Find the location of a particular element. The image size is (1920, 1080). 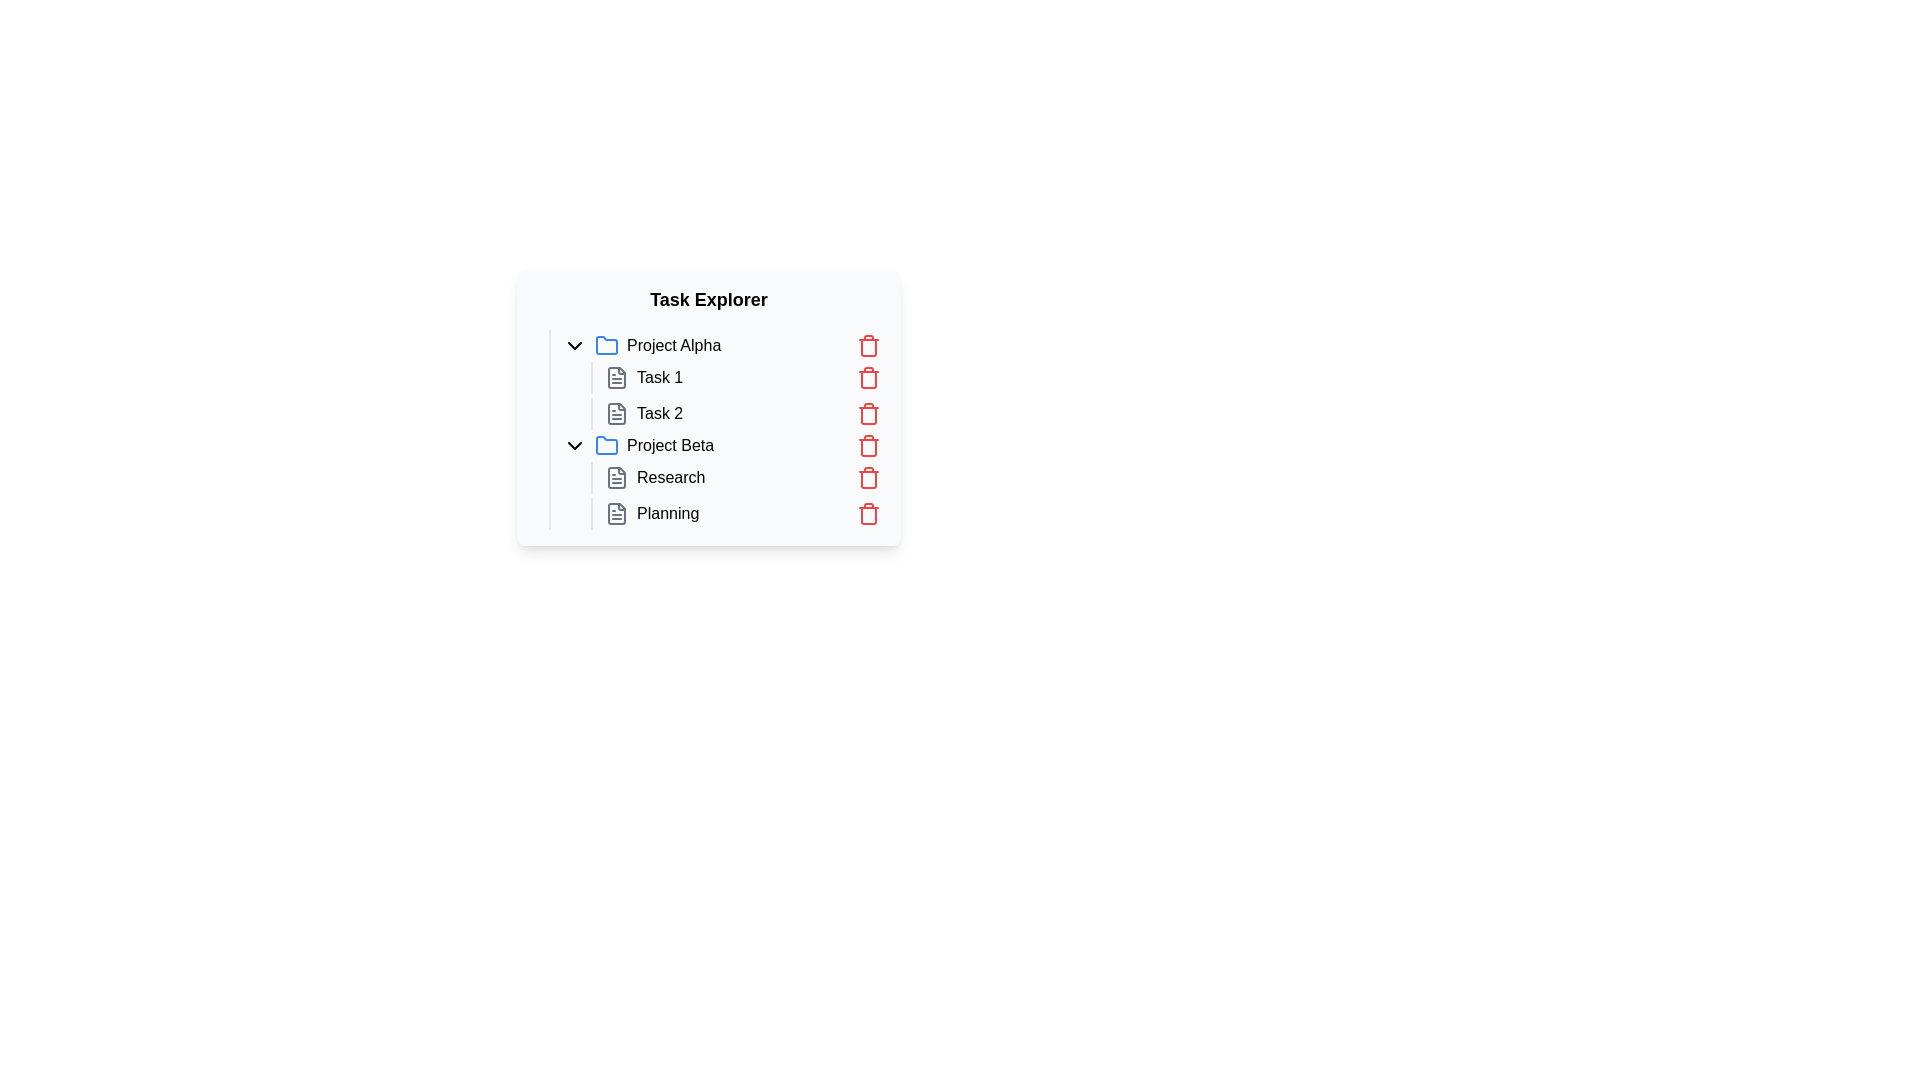

the trash icon element, which represents the body of a trash icon for delete functionality is located at coordinates (868, 479).